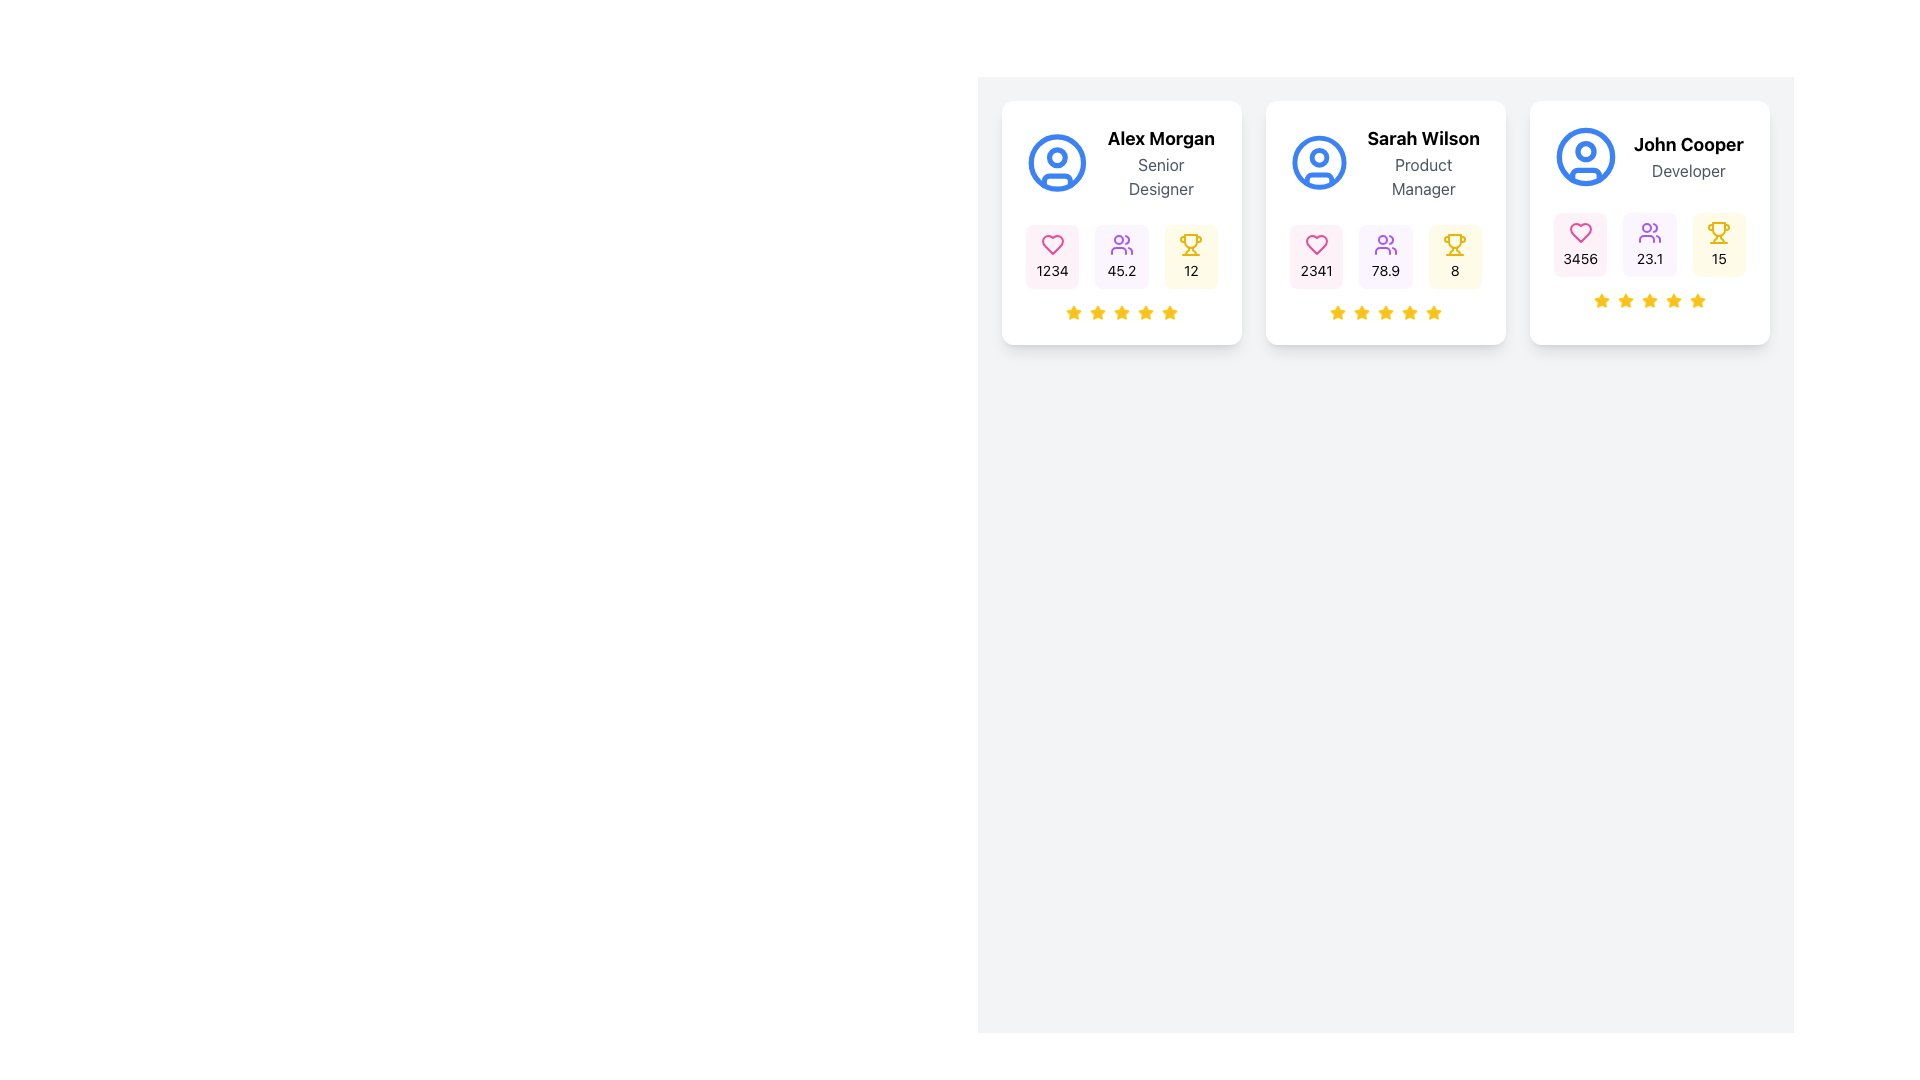  I want to click on the pink heart icon styled with a hollow design, located at the top center of the second card from the left below the user name 'Sarah Wilson', so click(1051, 244).